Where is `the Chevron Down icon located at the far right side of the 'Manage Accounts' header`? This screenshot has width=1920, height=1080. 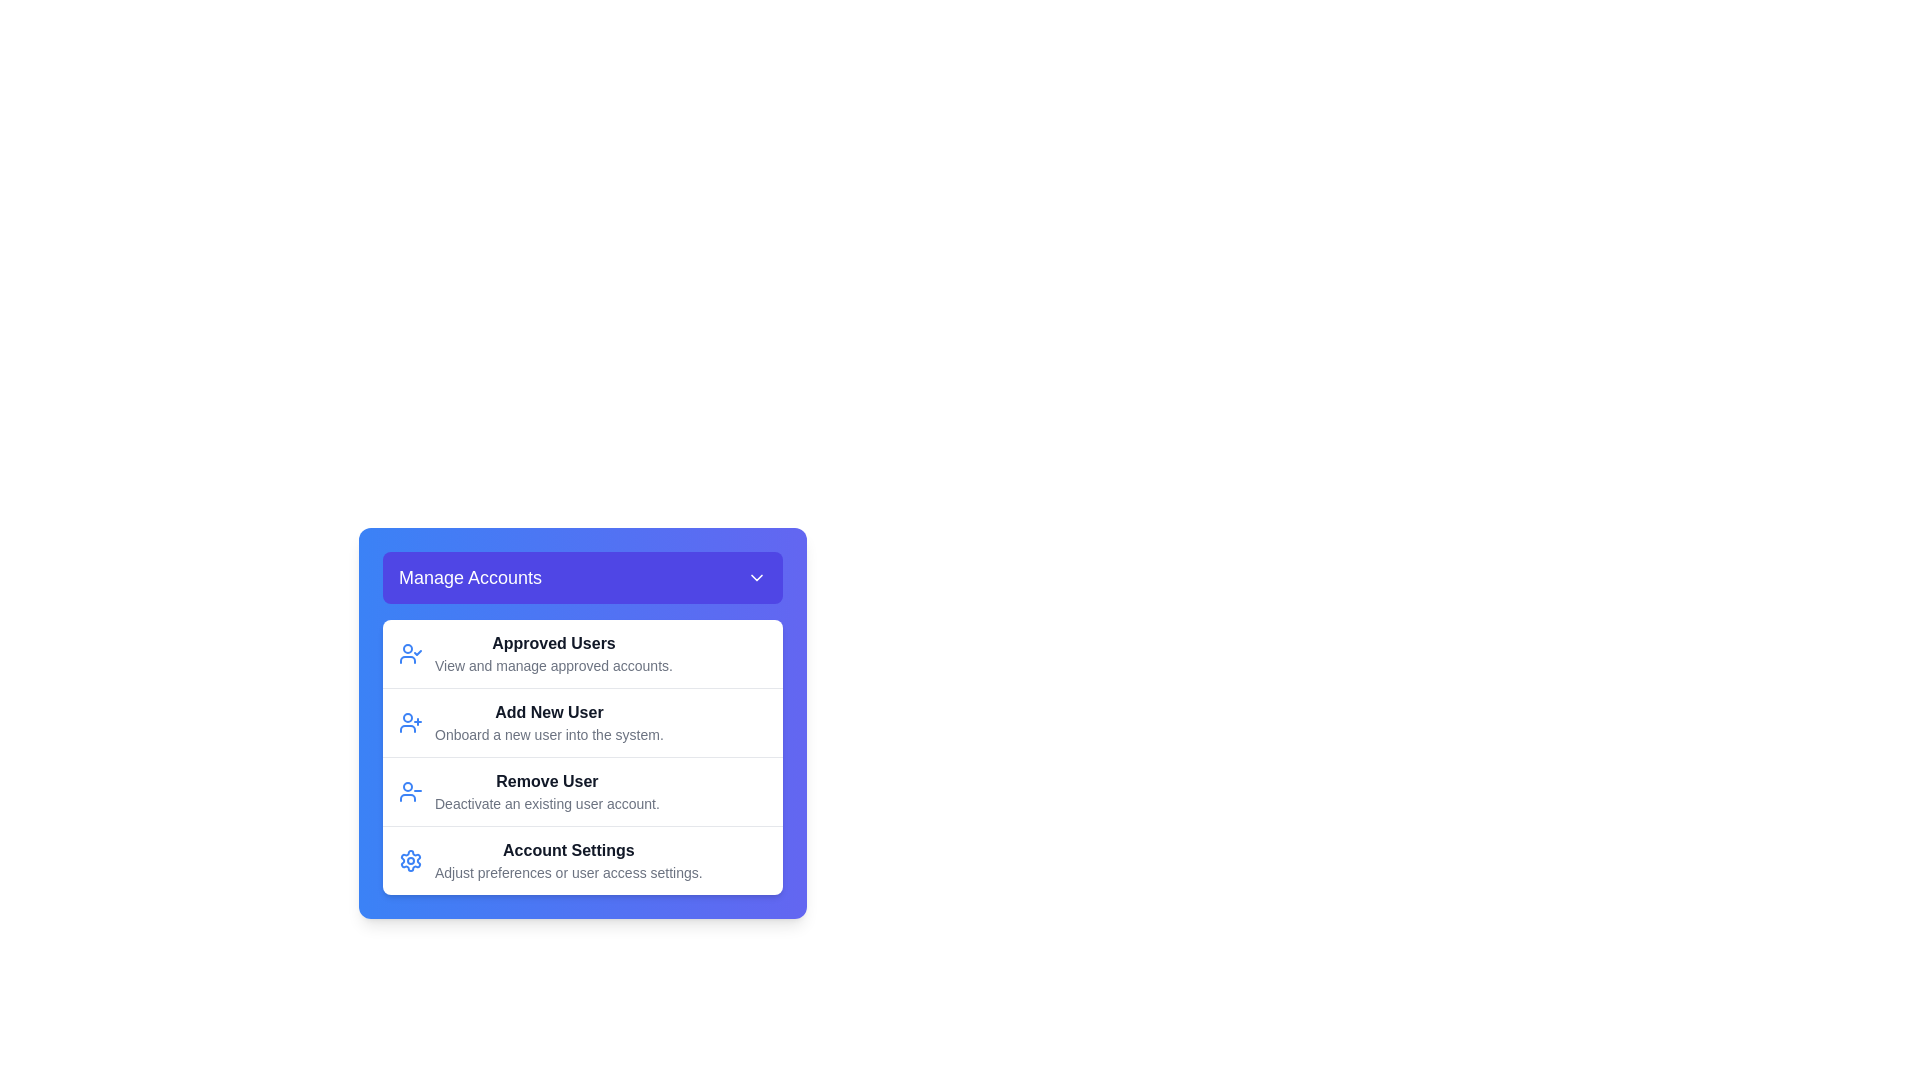 the Chevron Down icon located at the far right side of the 'Manage Accounts' header is located at coordinates (756, 578).